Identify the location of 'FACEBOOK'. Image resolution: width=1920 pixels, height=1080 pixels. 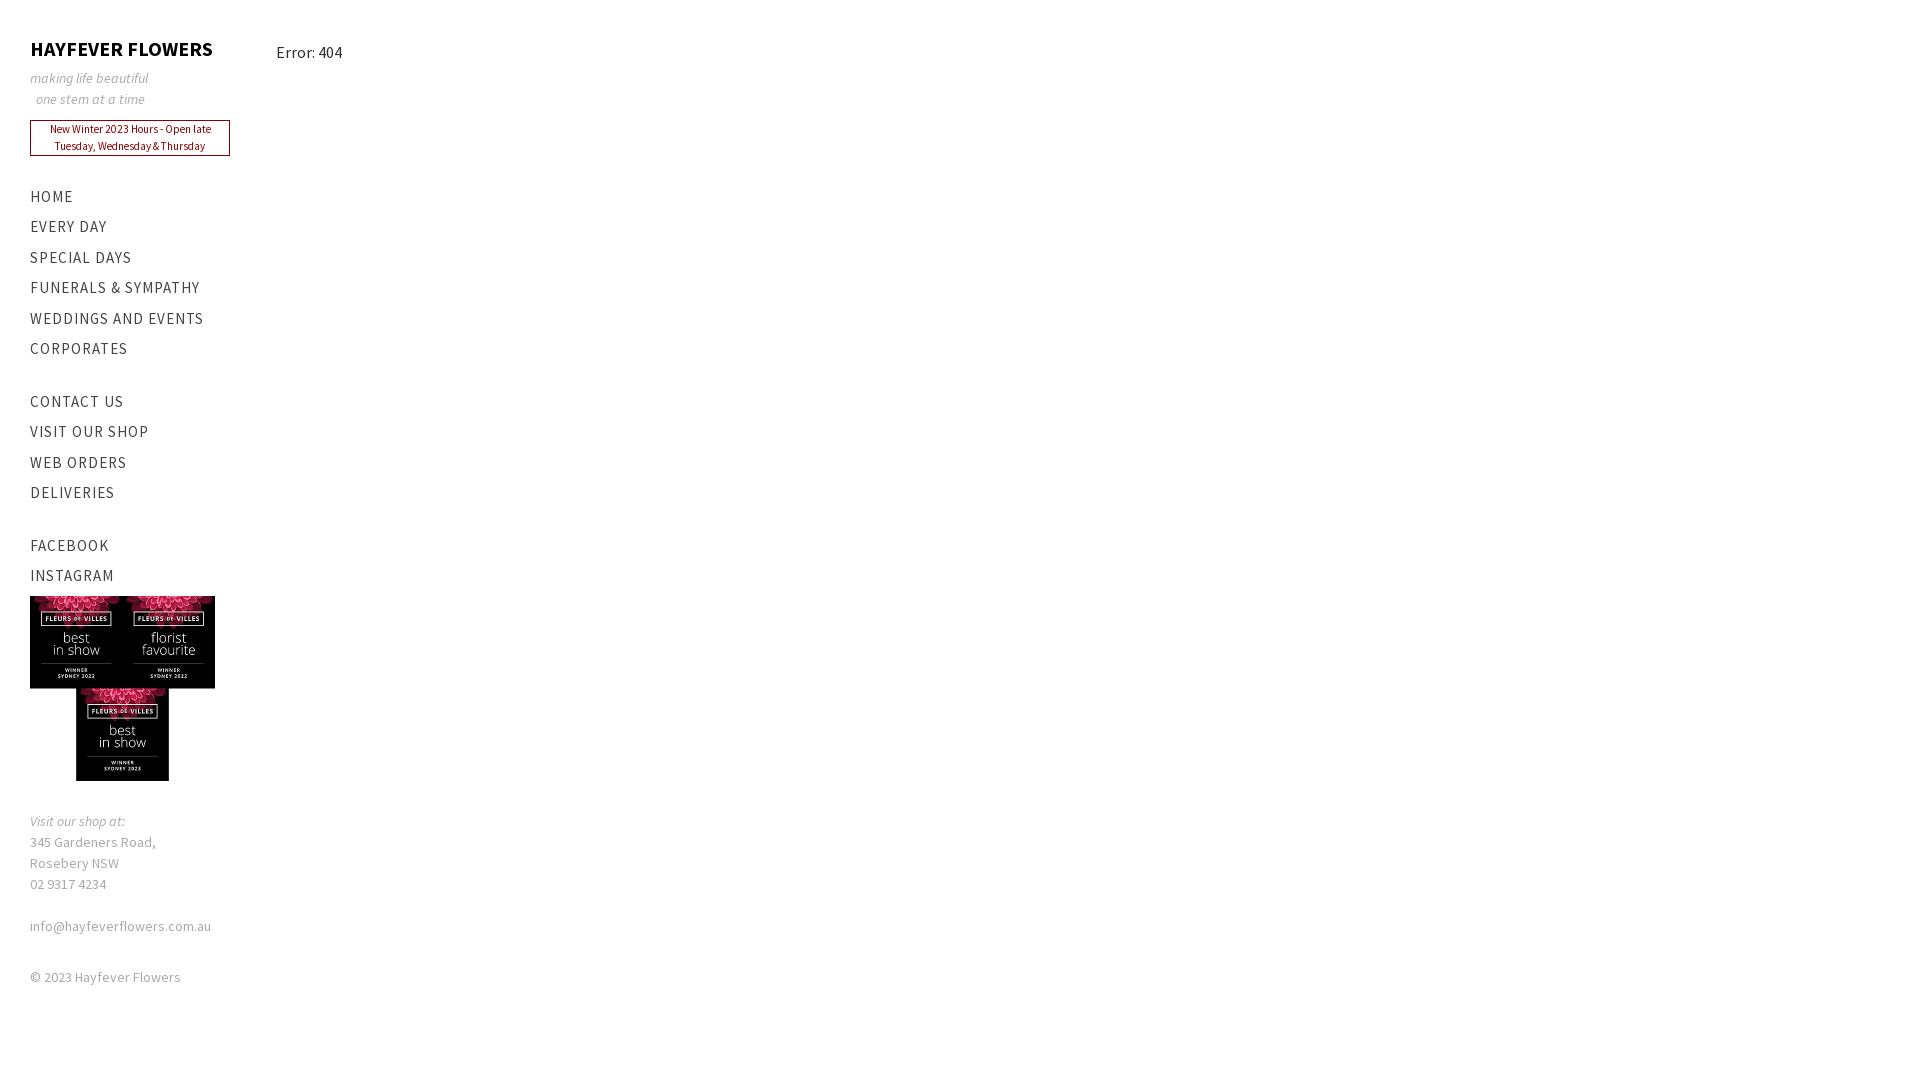
(128, 546).